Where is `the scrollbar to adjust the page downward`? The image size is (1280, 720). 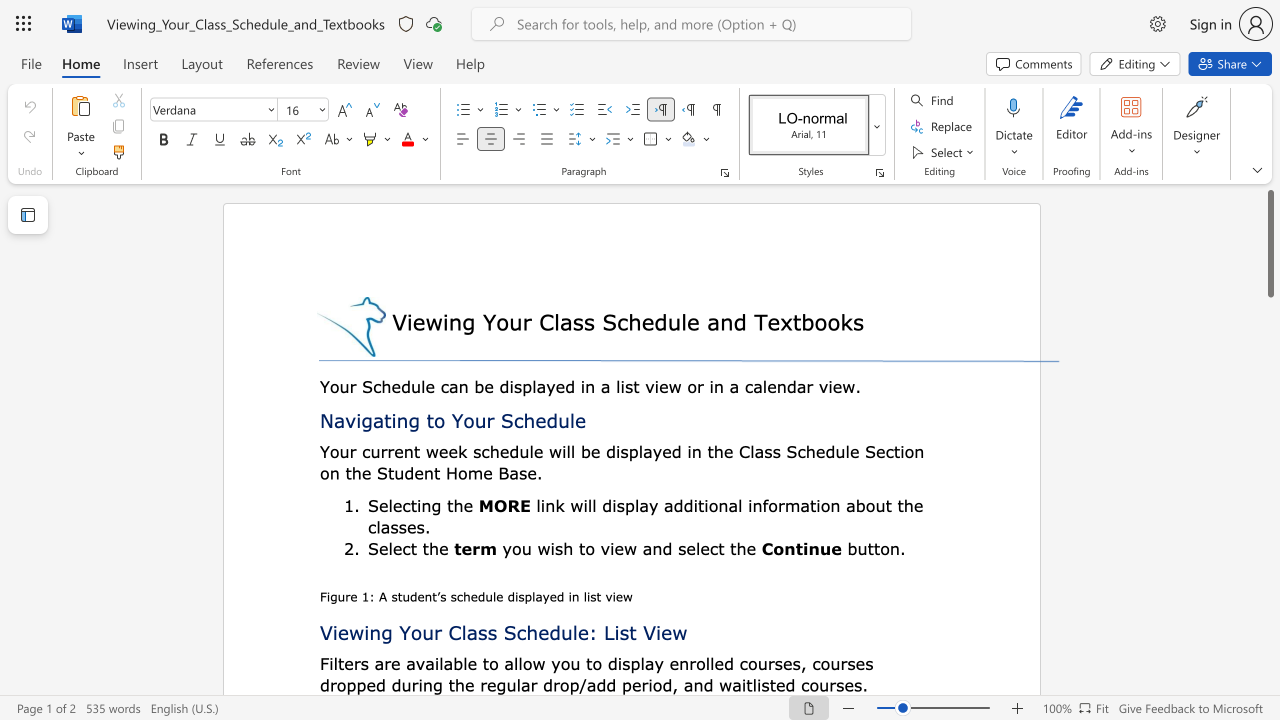
the scrollbar to adjust the page downward is located at coordinates (1269, 650).